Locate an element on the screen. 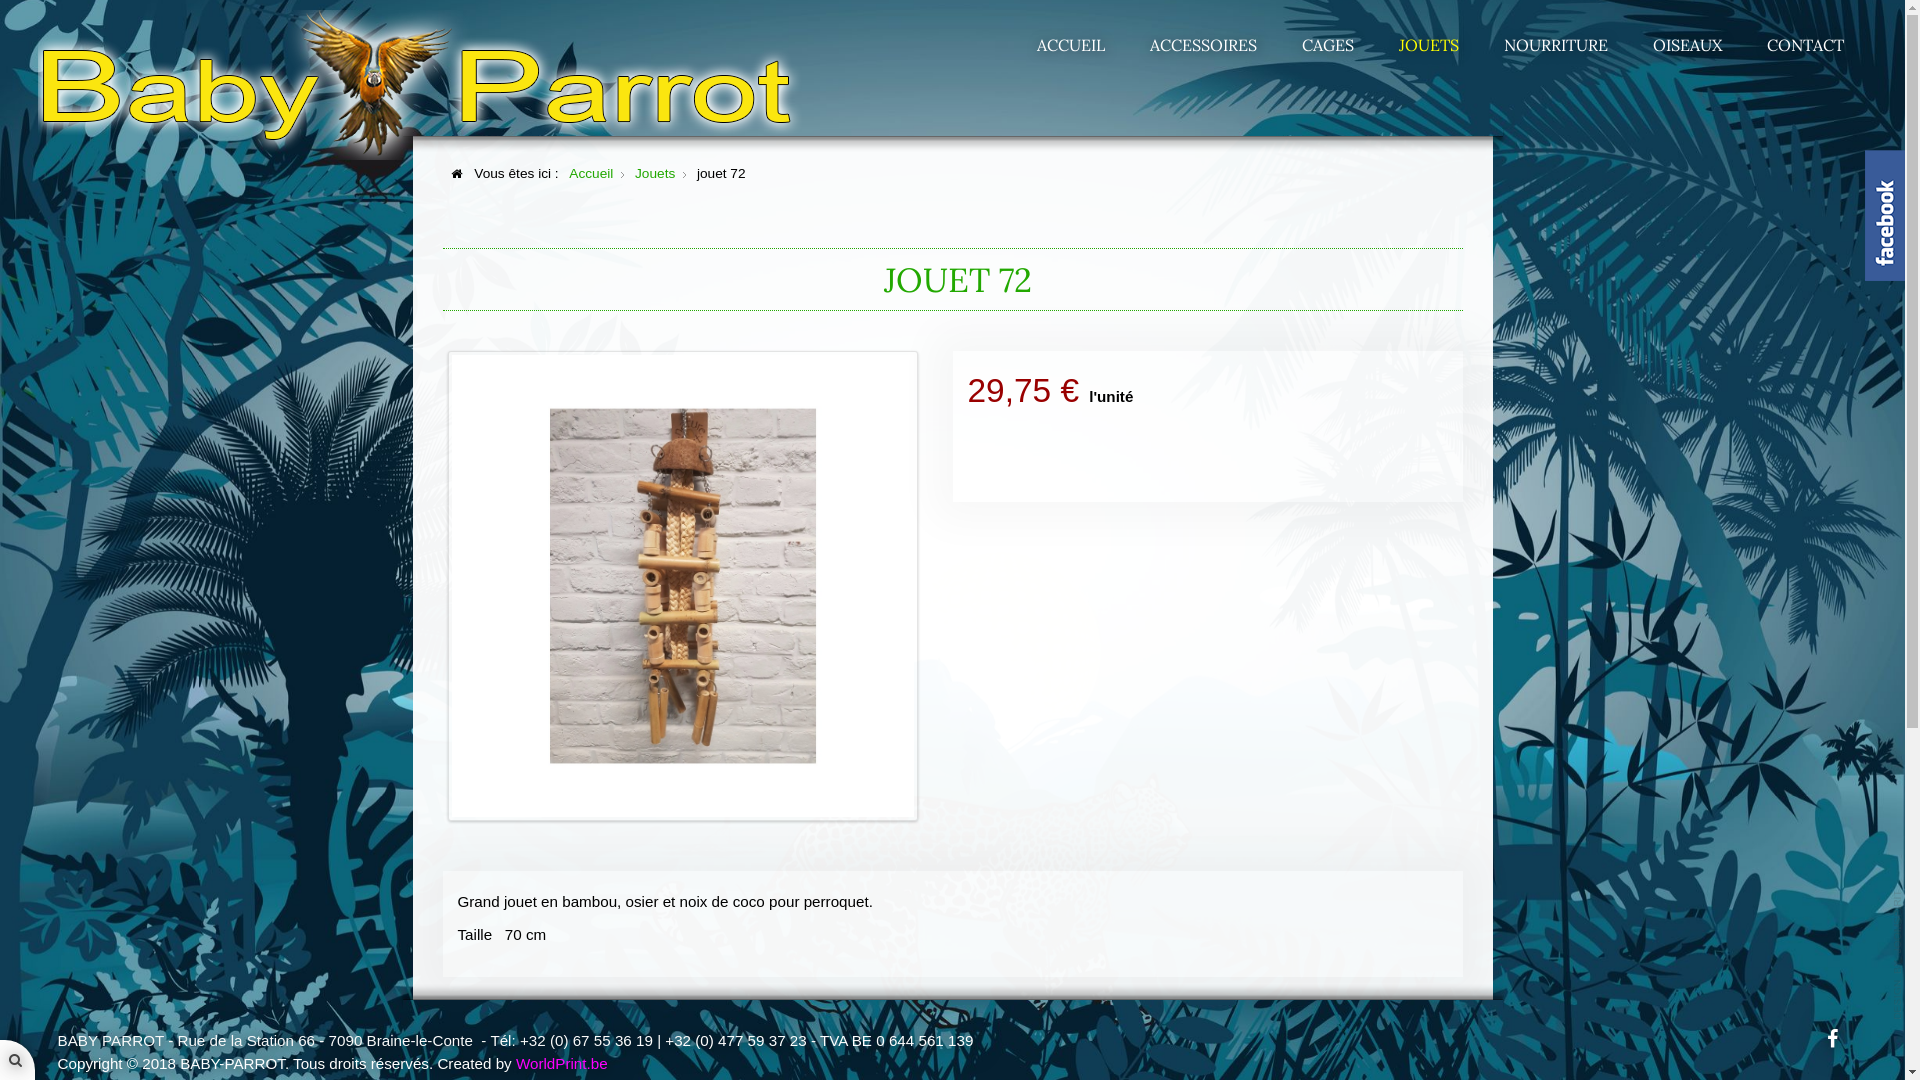  'Facebook' is located at coordinates (1832, 1036).